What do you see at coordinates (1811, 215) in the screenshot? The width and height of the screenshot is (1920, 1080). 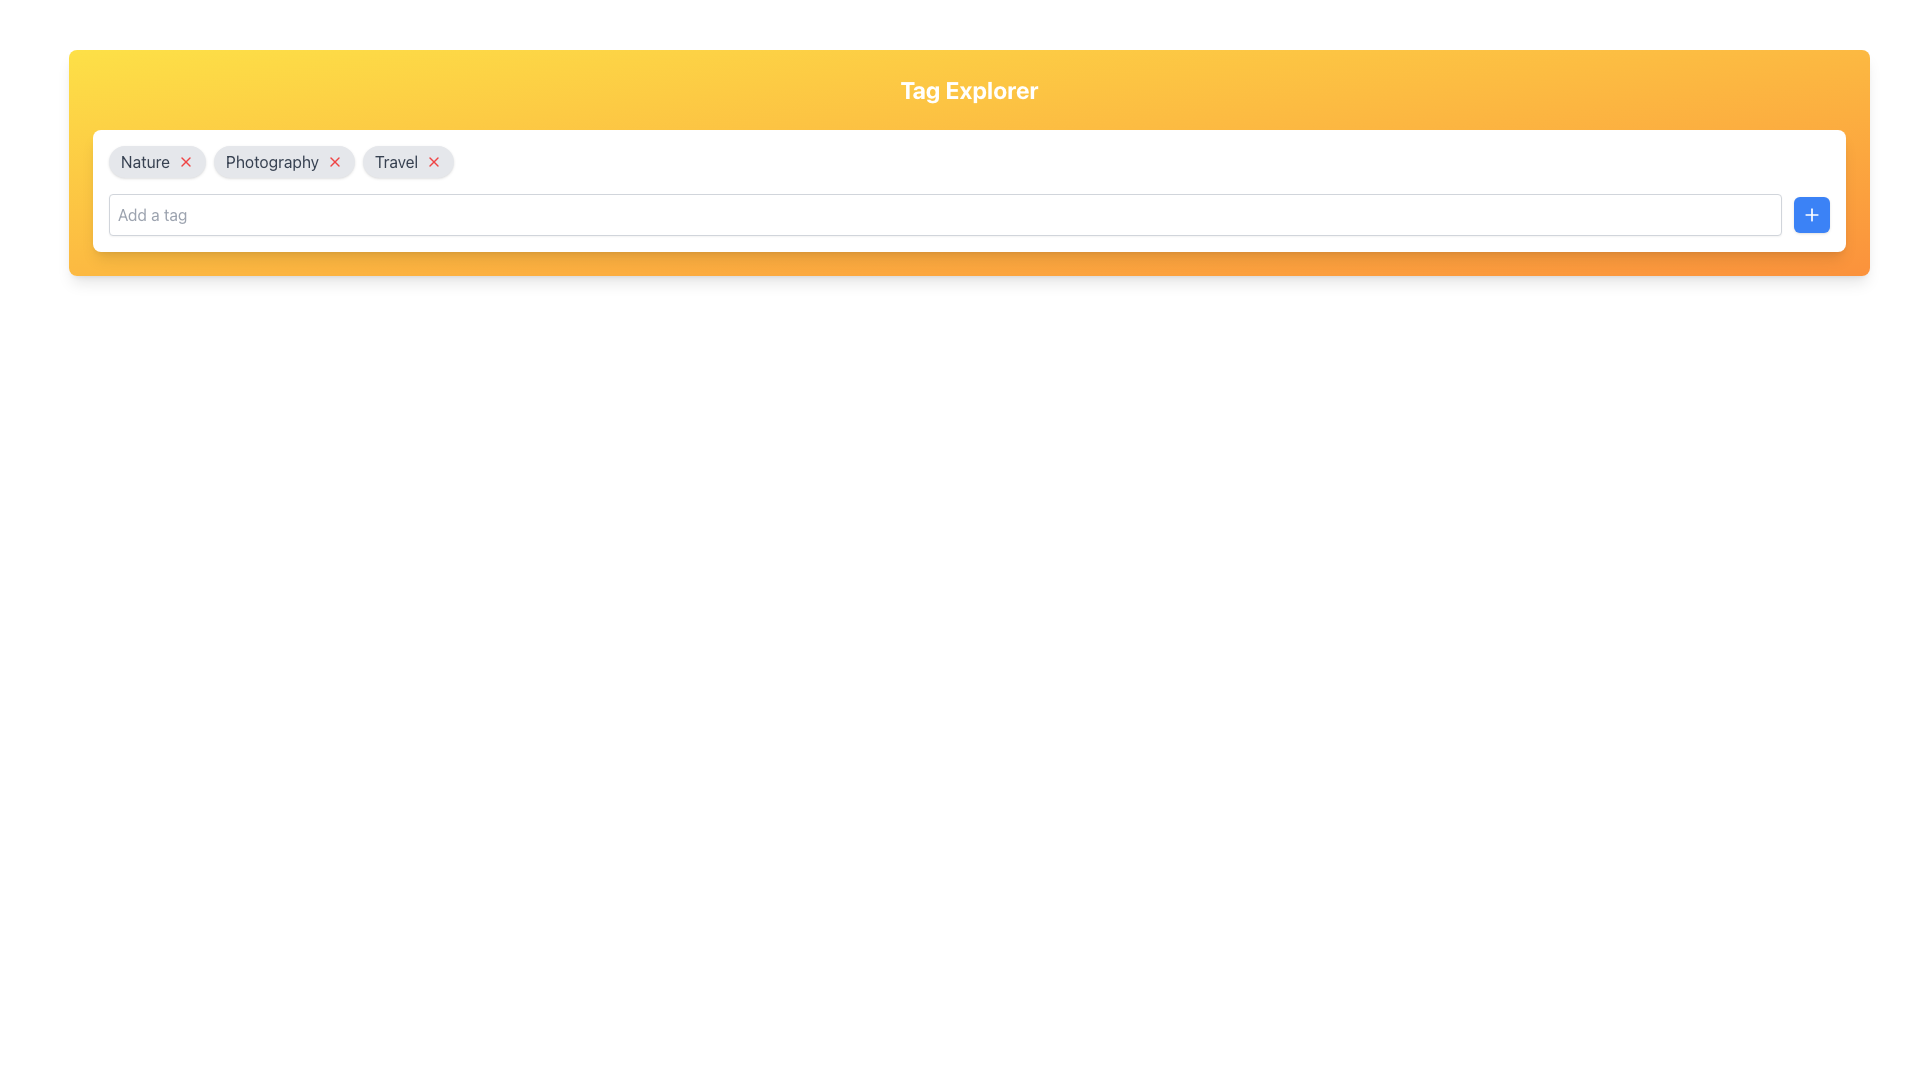 I see `the plus sign icon button located in the bottom-right corner of the blue circular button in the 'Tag Explorer' toolbar` at bounding box center [1811, 215].